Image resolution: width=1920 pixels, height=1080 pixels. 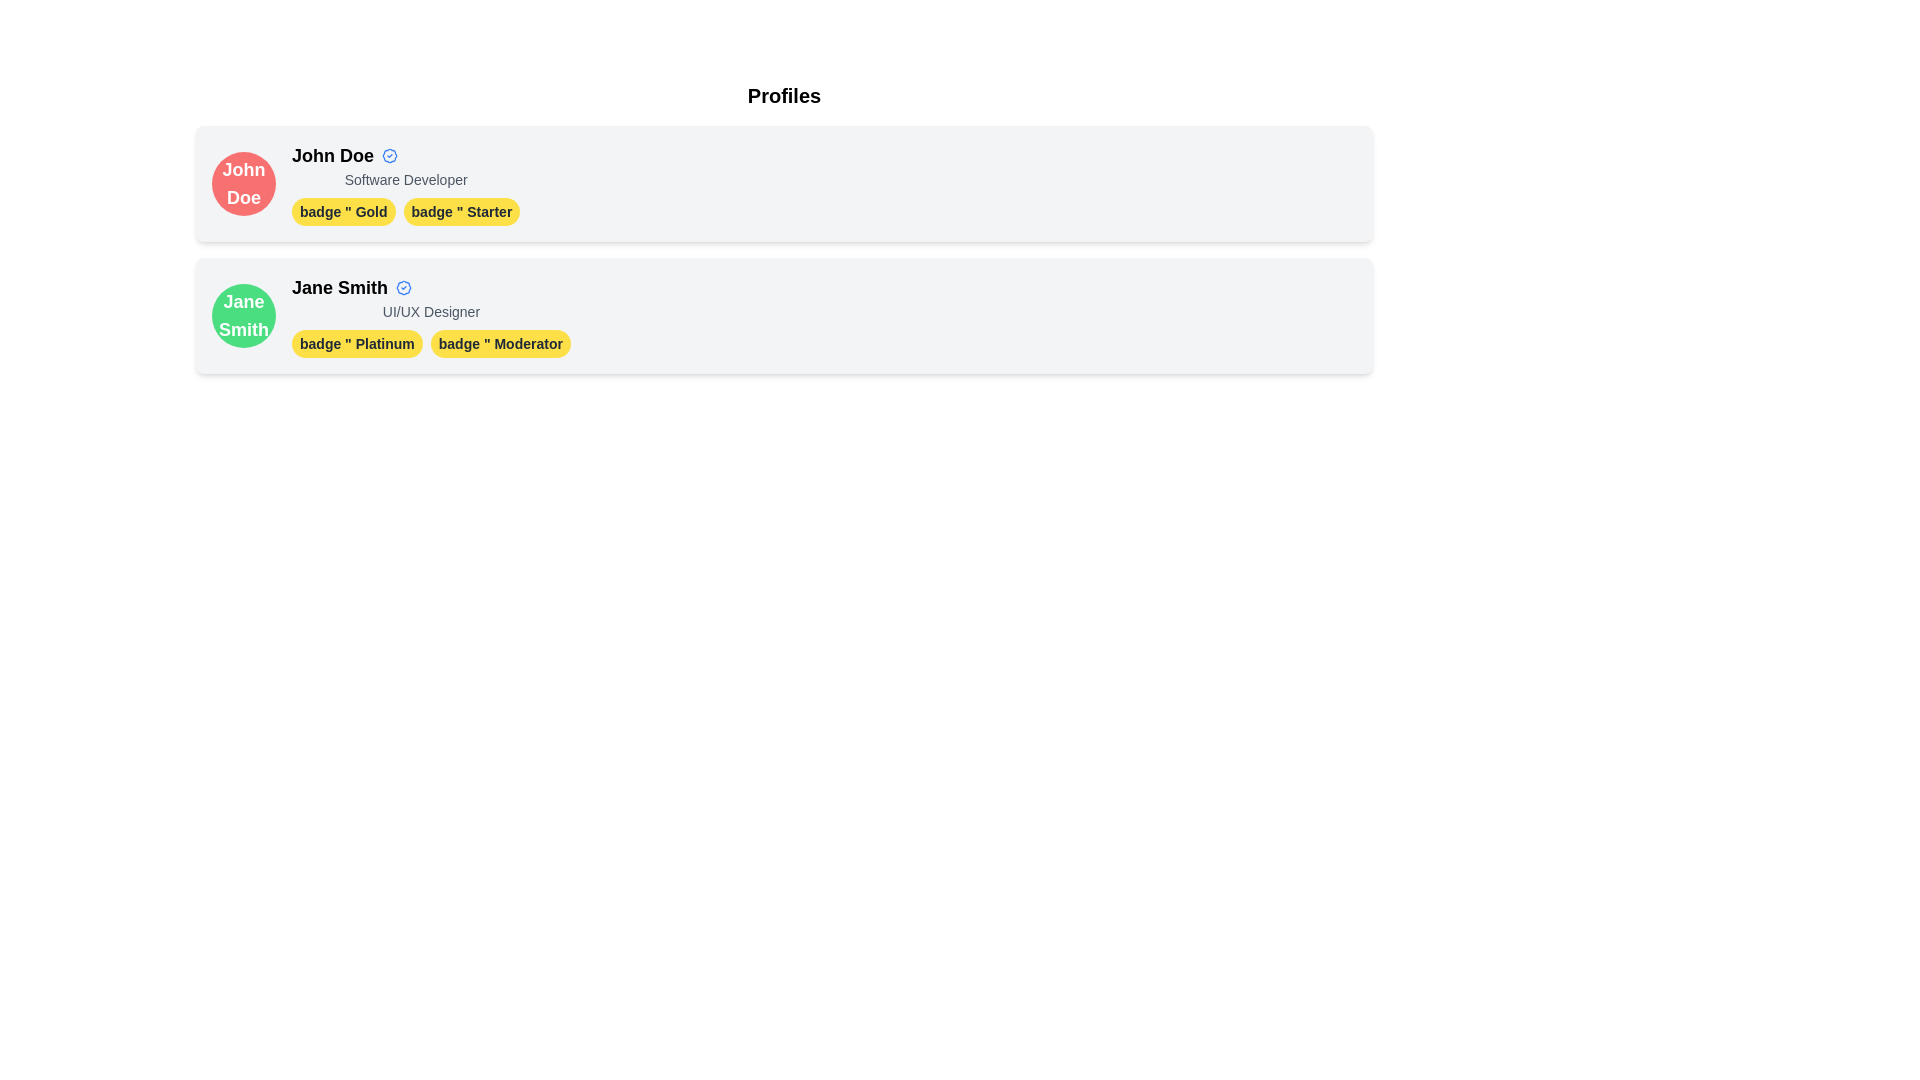 What do you see at coordinates (500, 342) in the screenshot?
I see `the second badge from the left in the horizontal array located in the bottom profile section below 'Jane Smith' to interact with related functionality or view more info` at bounding box center [500, 342].